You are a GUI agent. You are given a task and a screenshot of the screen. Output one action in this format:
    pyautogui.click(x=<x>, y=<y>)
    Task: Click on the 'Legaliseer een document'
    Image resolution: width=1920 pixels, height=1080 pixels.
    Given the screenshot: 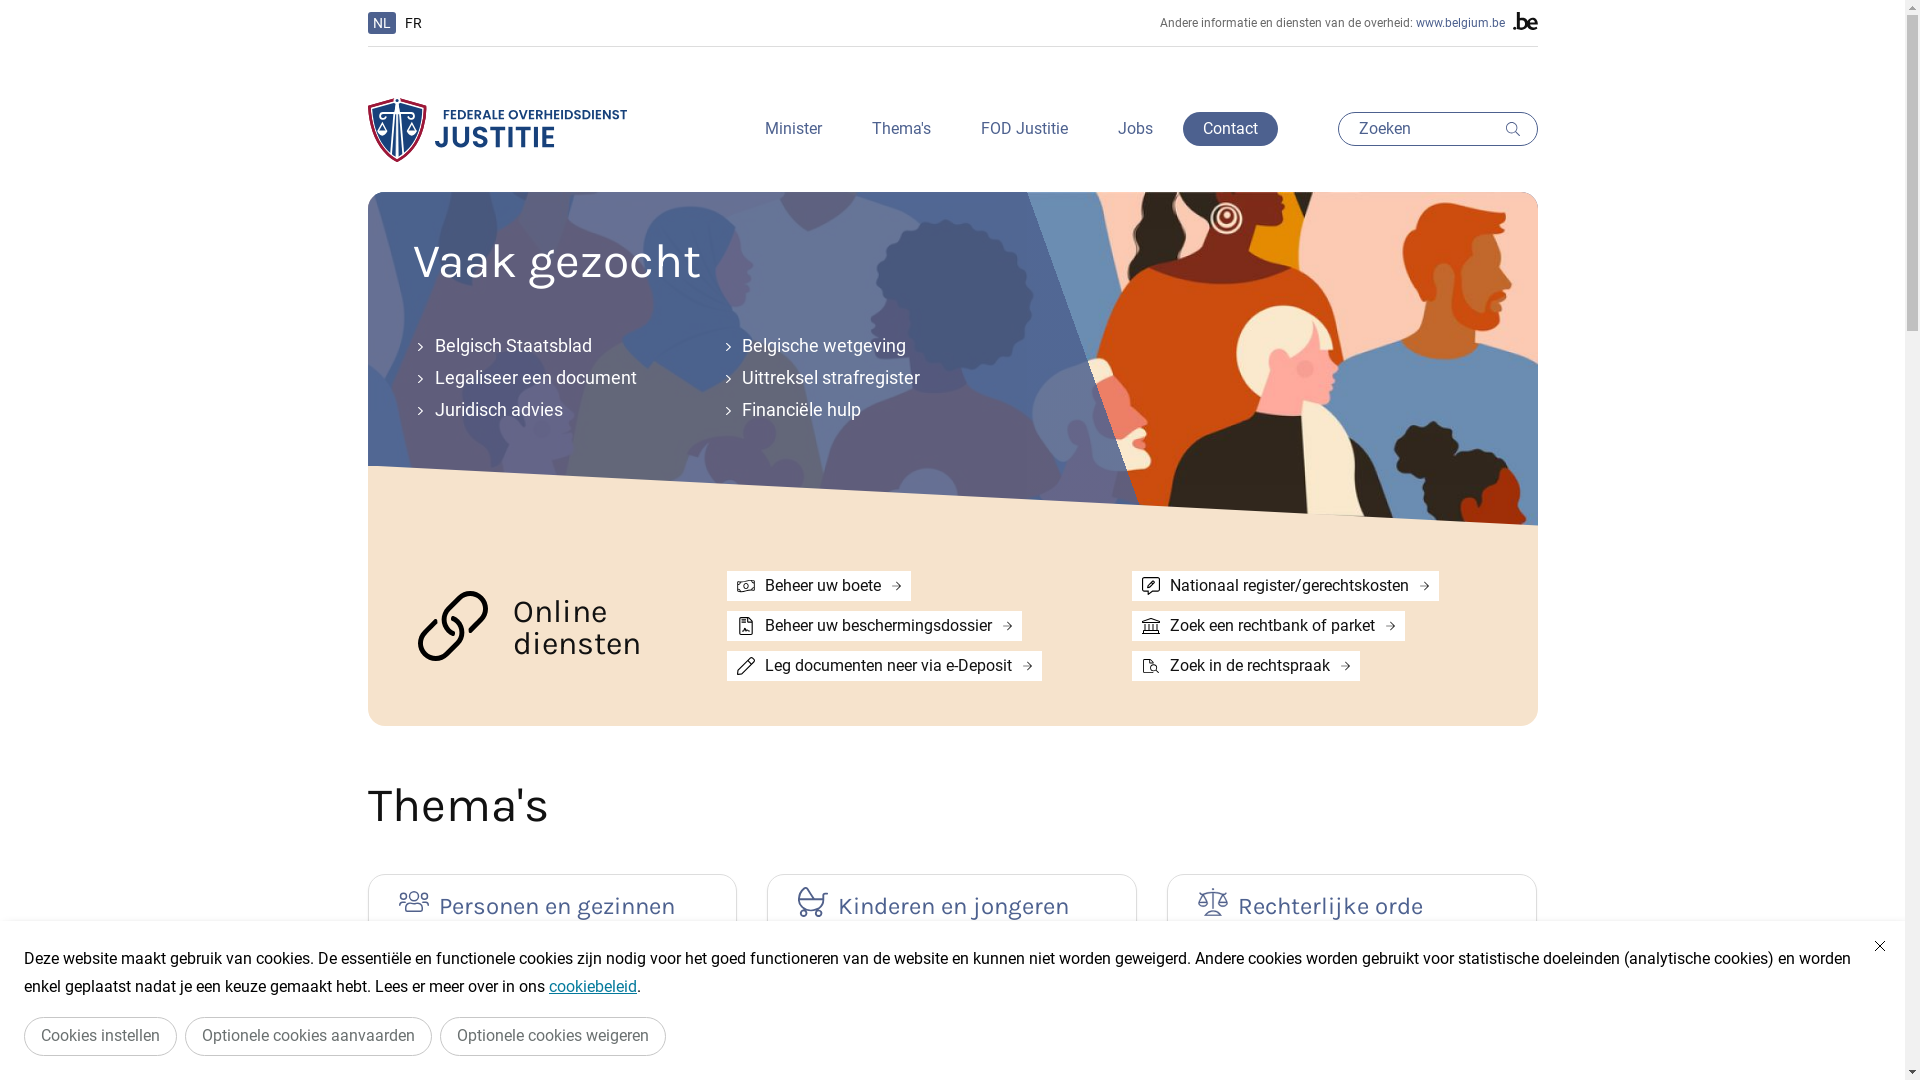 What is the action you would take?
    pyautogui.click(x=542, y=378)
    